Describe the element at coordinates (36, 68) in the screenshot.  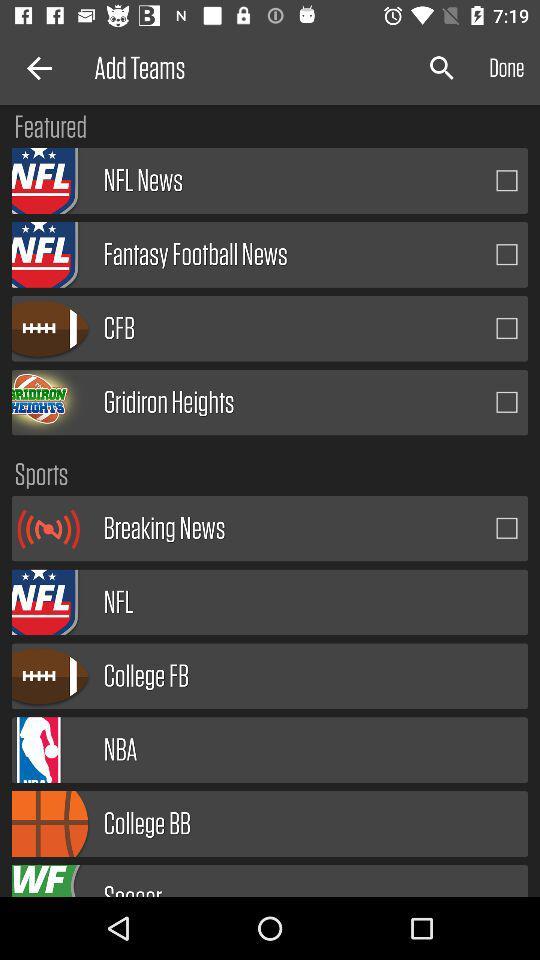
I see `icon next to the add teams item` at that location.